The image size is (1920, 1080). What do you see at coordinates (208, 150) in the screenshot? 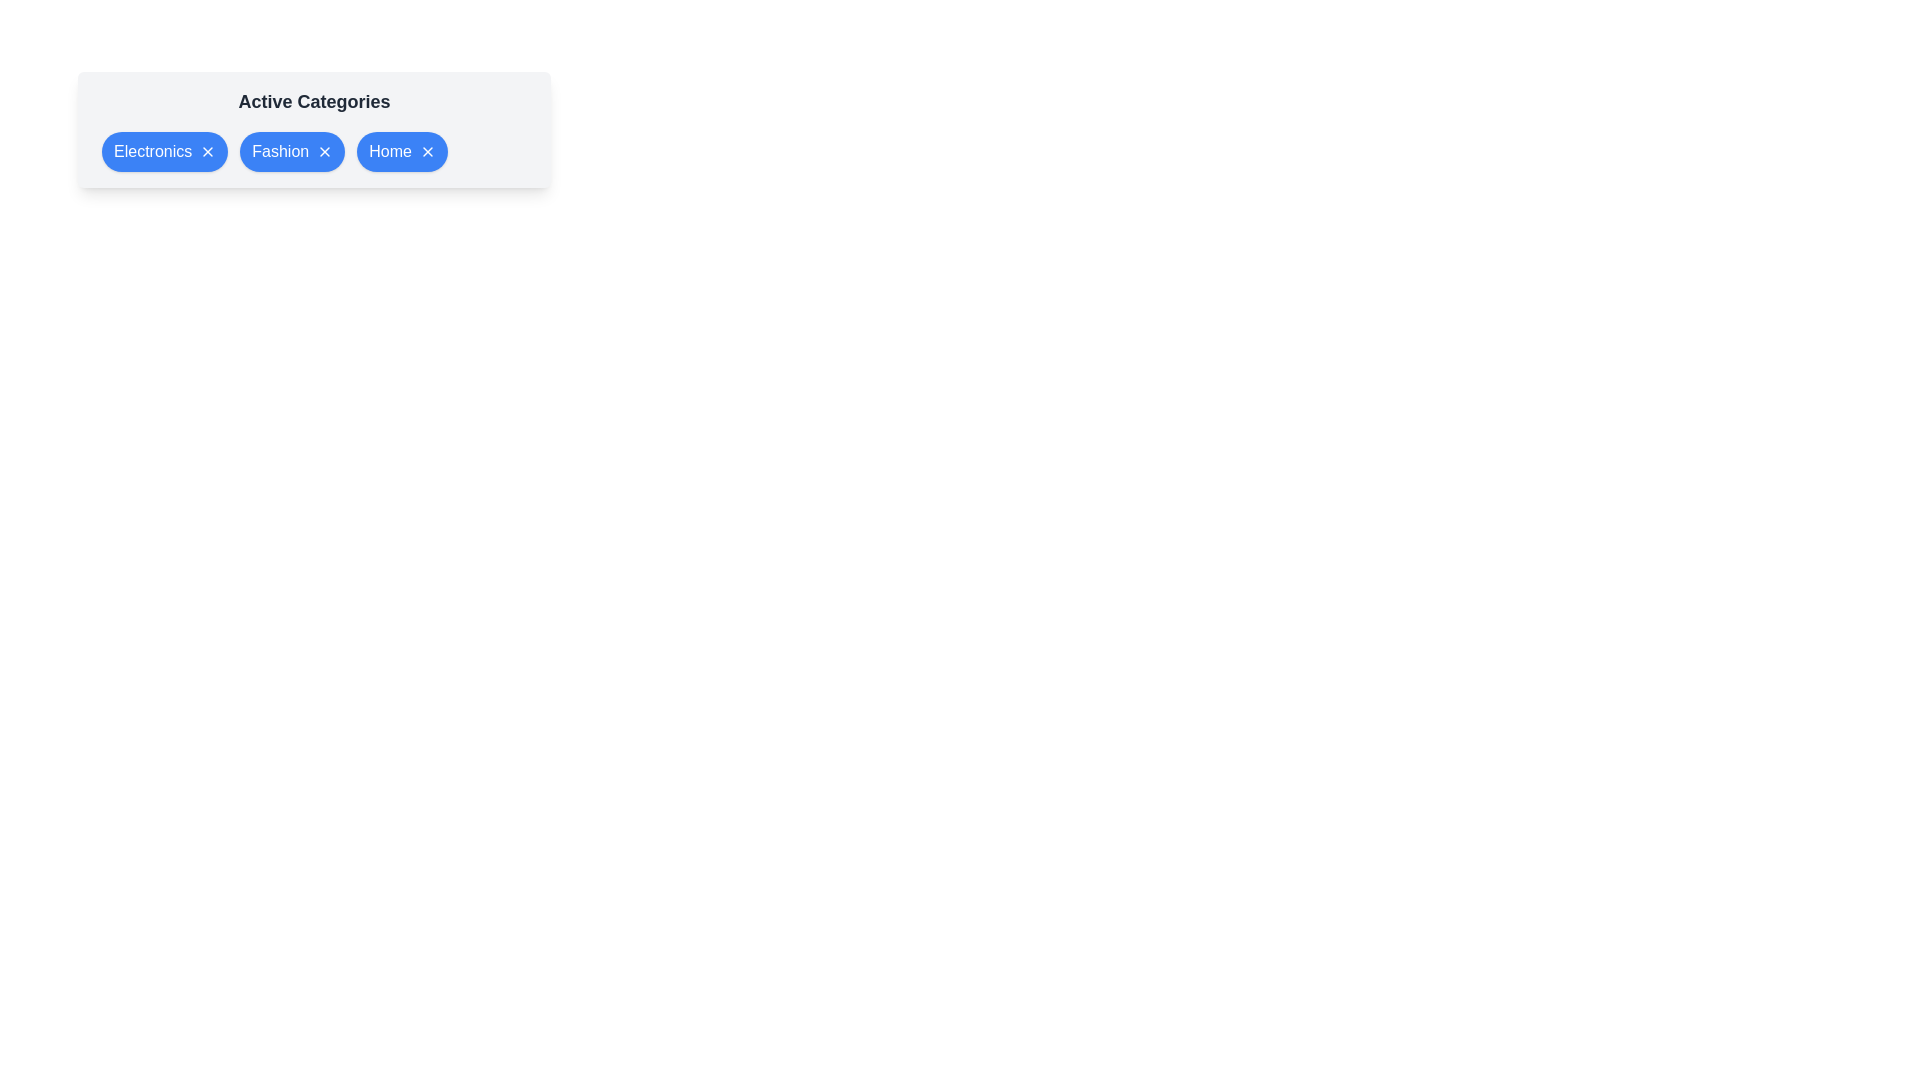
I see `'X' button of the category Electronics to remove it` at bounding box center [208, 150].